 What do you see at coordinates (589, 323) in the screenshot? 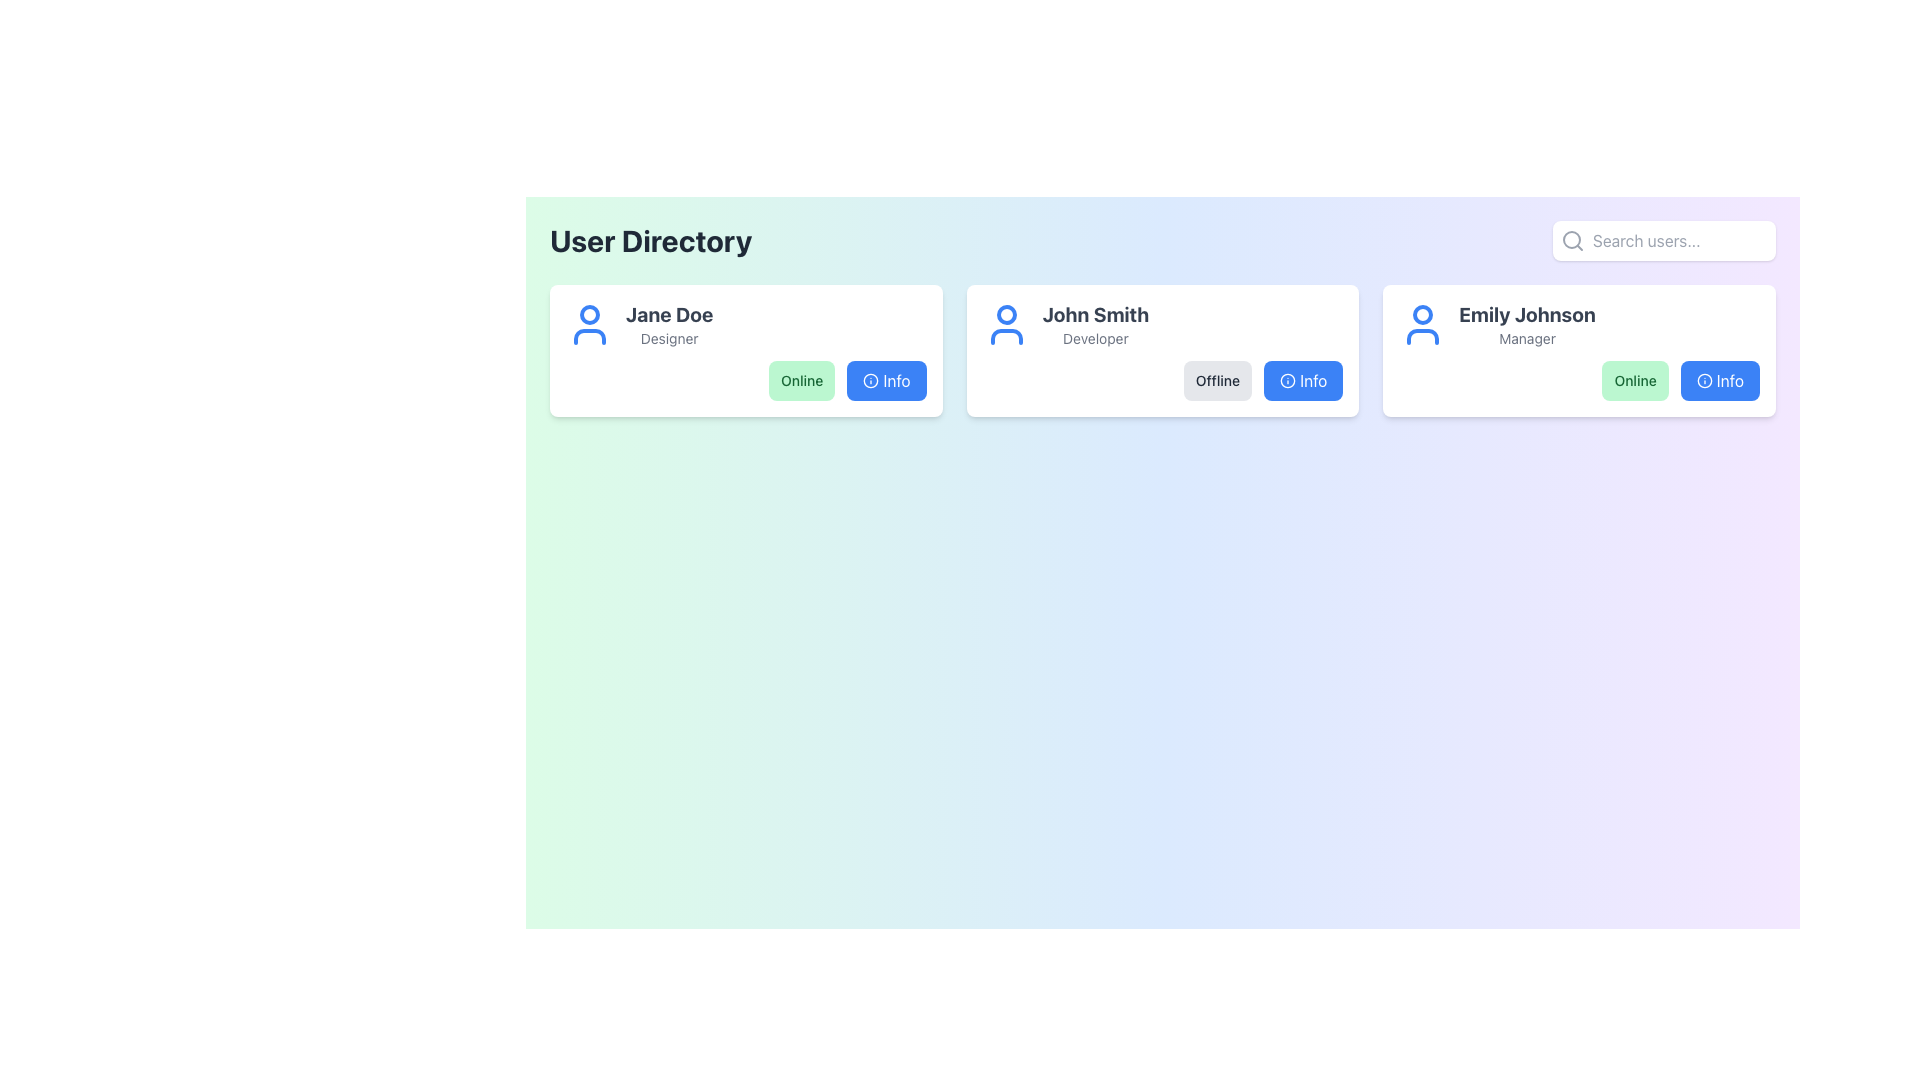
I see `the user avatar icon for 'Jane Doe', which is positioned at the far left of the user information card` at bounding box center [589, 323].